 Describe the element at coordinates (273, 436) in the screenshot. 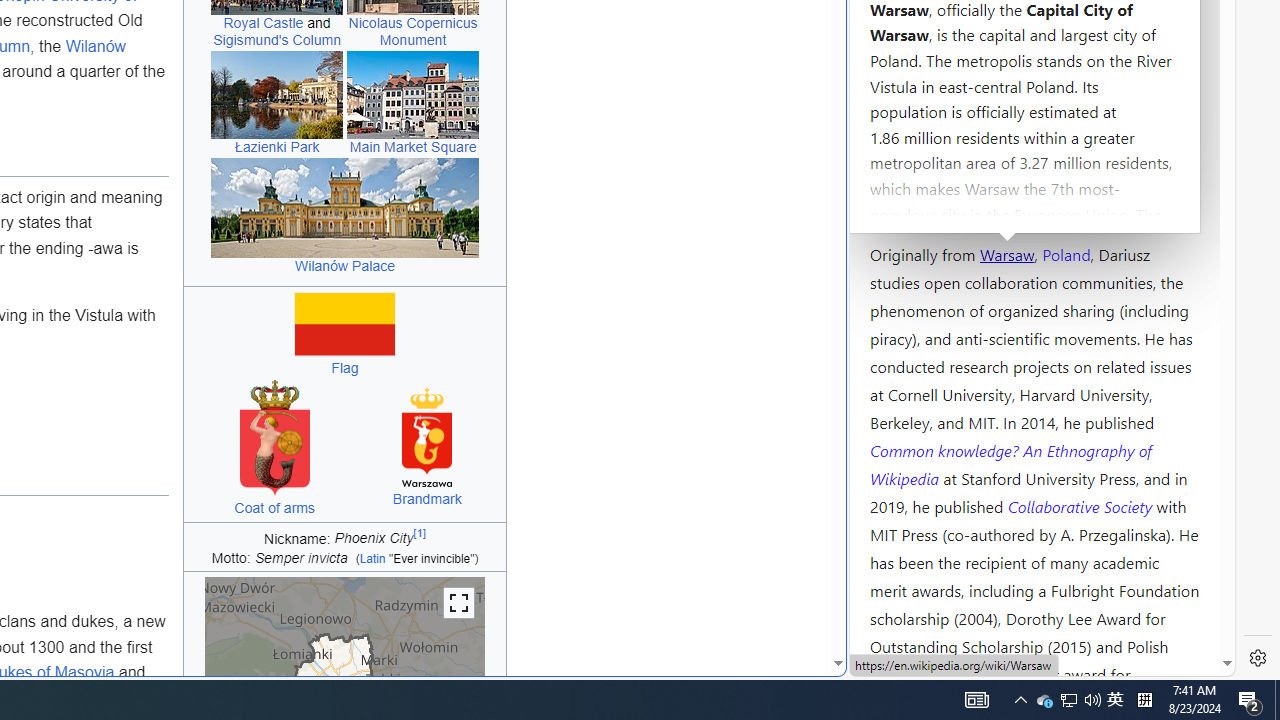

I see `'Coat of arms of Warsaw'` at that location.